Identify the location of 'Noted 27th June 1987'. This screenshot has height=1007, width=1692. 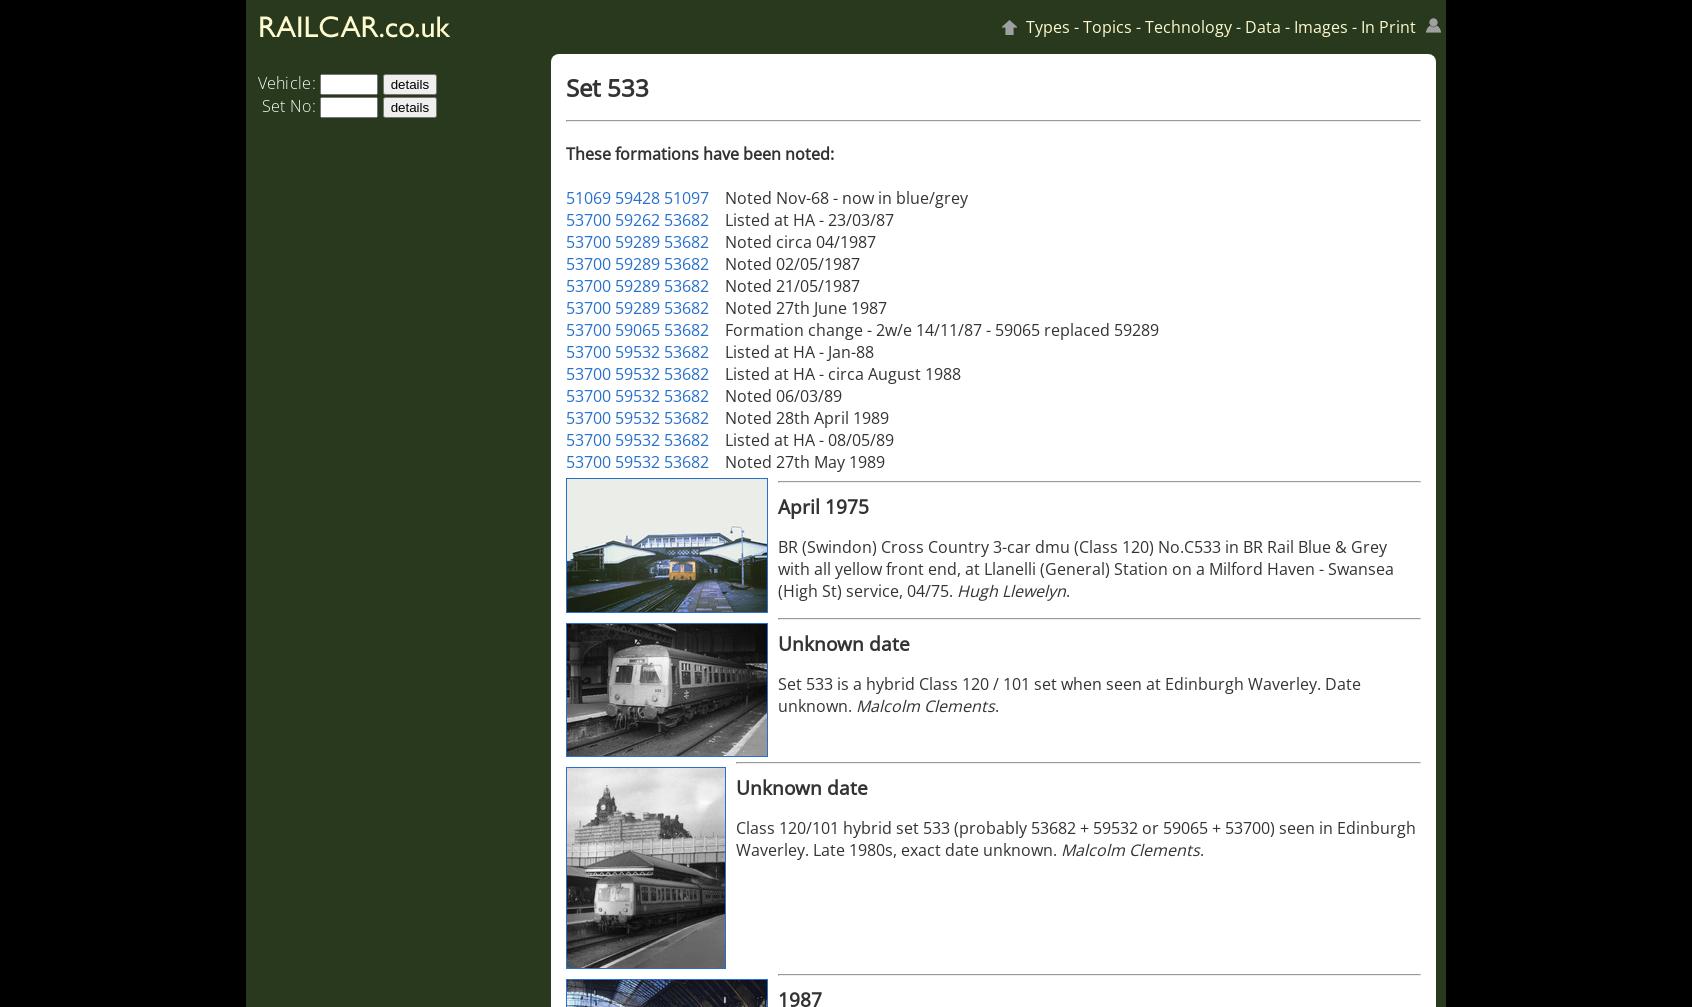
(806, 308).